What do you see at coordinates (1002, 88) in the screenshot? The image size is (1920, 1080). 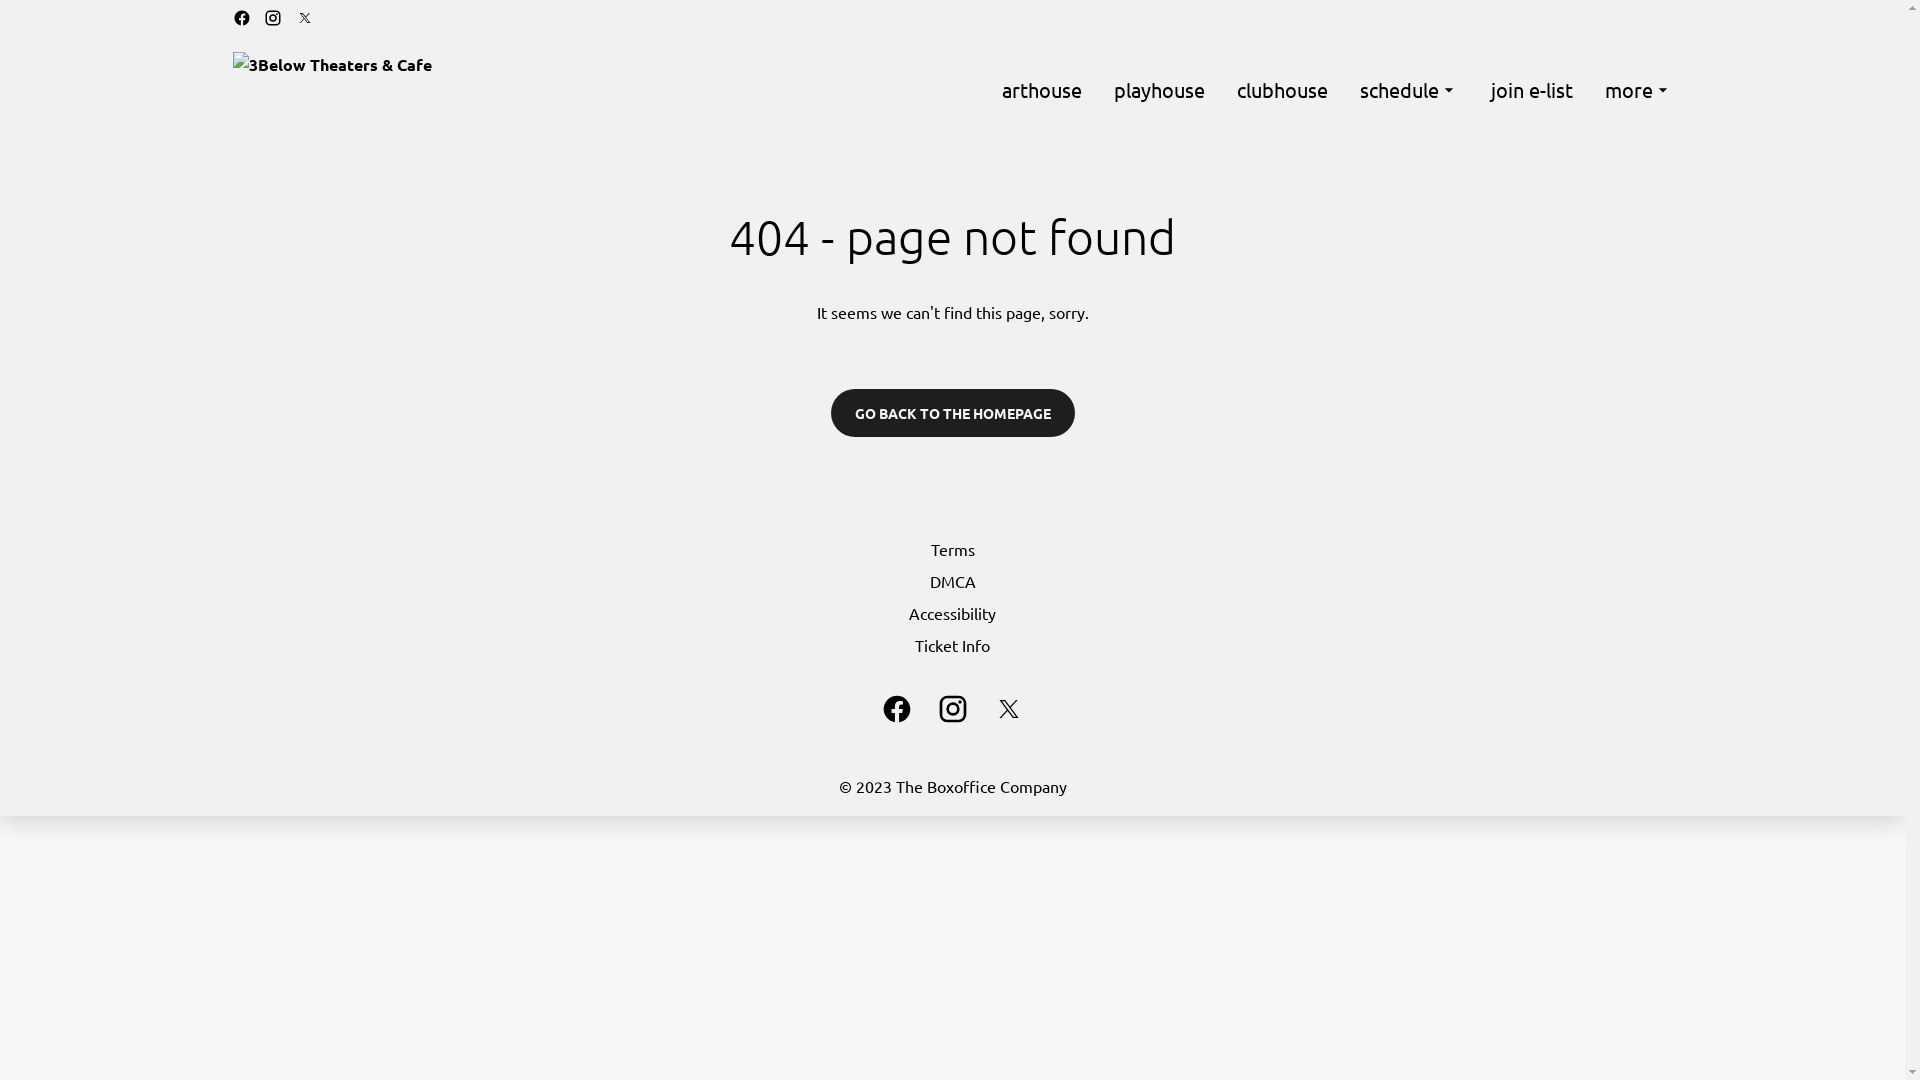 I see `'arthouse'` at bounding box center [1002, 88].